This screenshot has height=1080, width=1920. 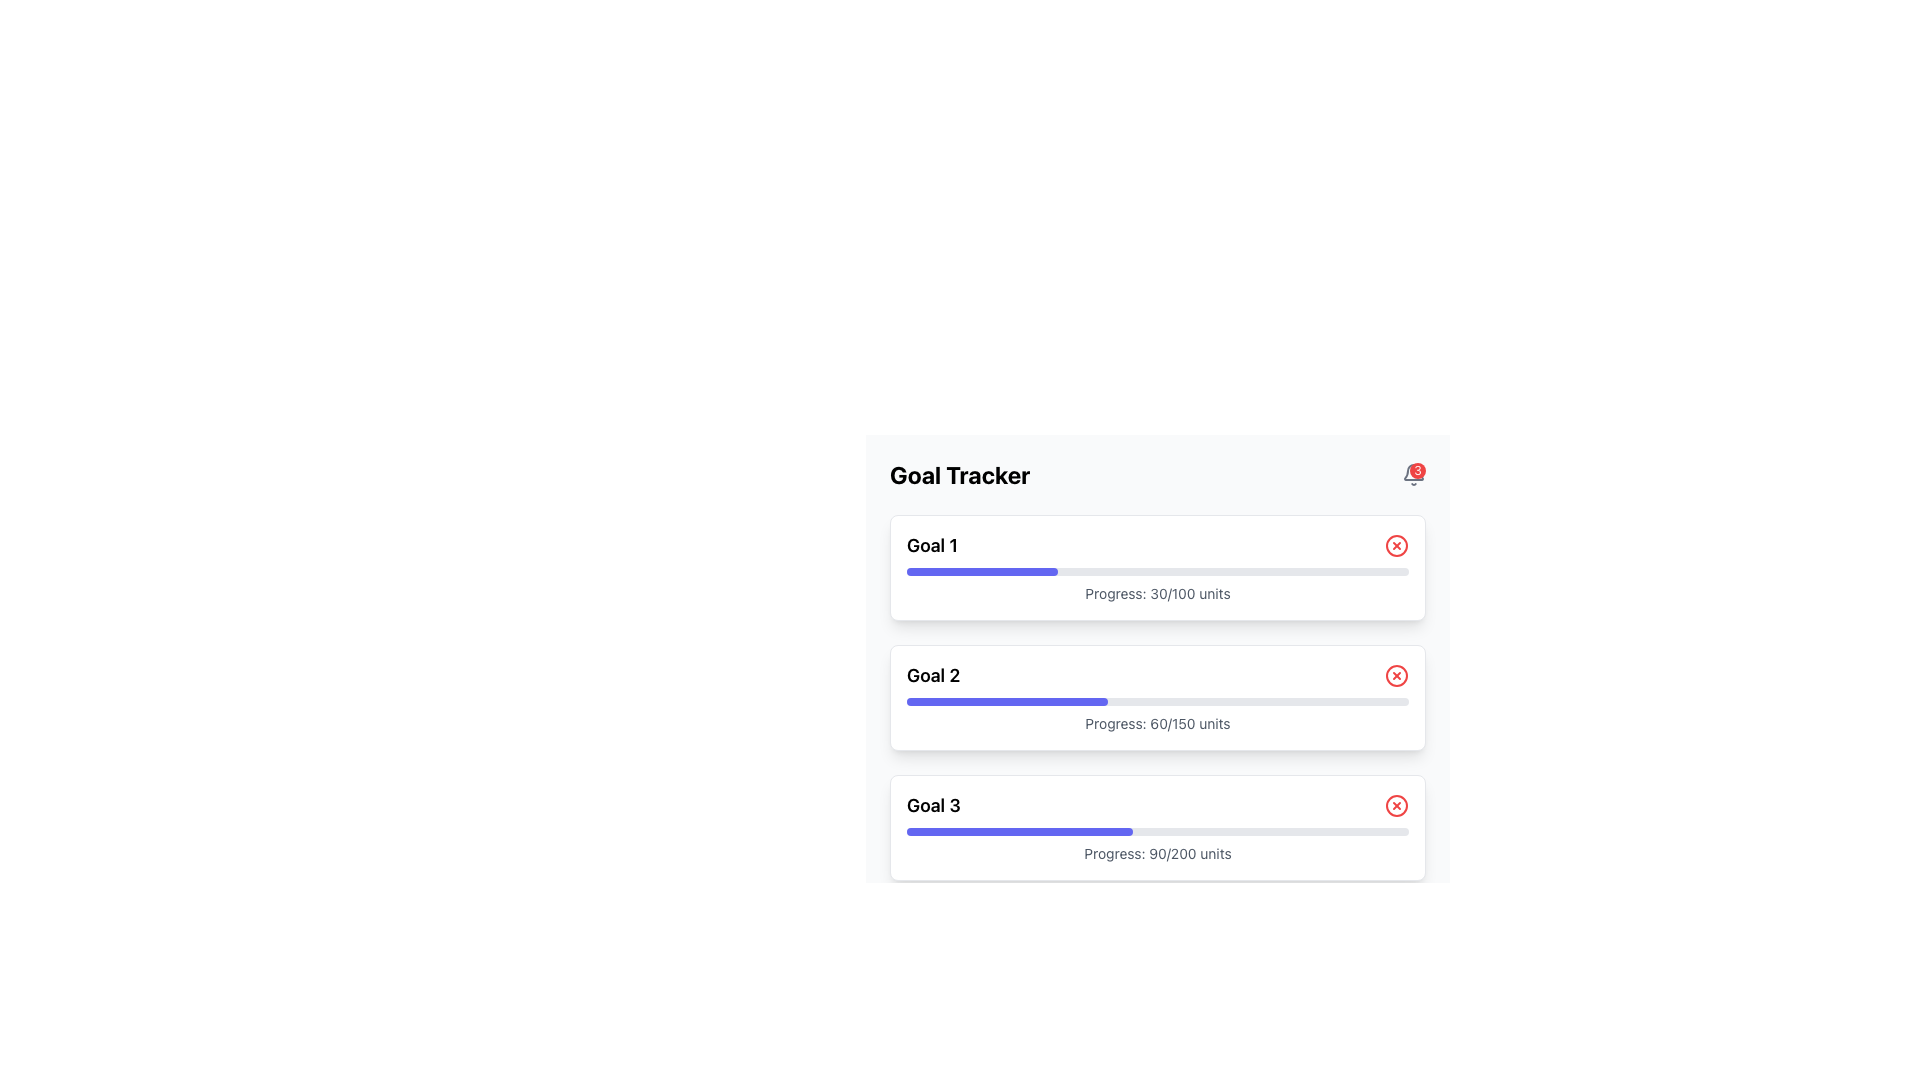 What do you see at coordinates (1157, 724) in the screenshot?
I see `the Text label that communicates the progress details of 'Goal 2', which is located directly underneath the progress bar and centered horizontally in the bottom area of the card for 'Goal 2'` at bounding box center [1157, 724].